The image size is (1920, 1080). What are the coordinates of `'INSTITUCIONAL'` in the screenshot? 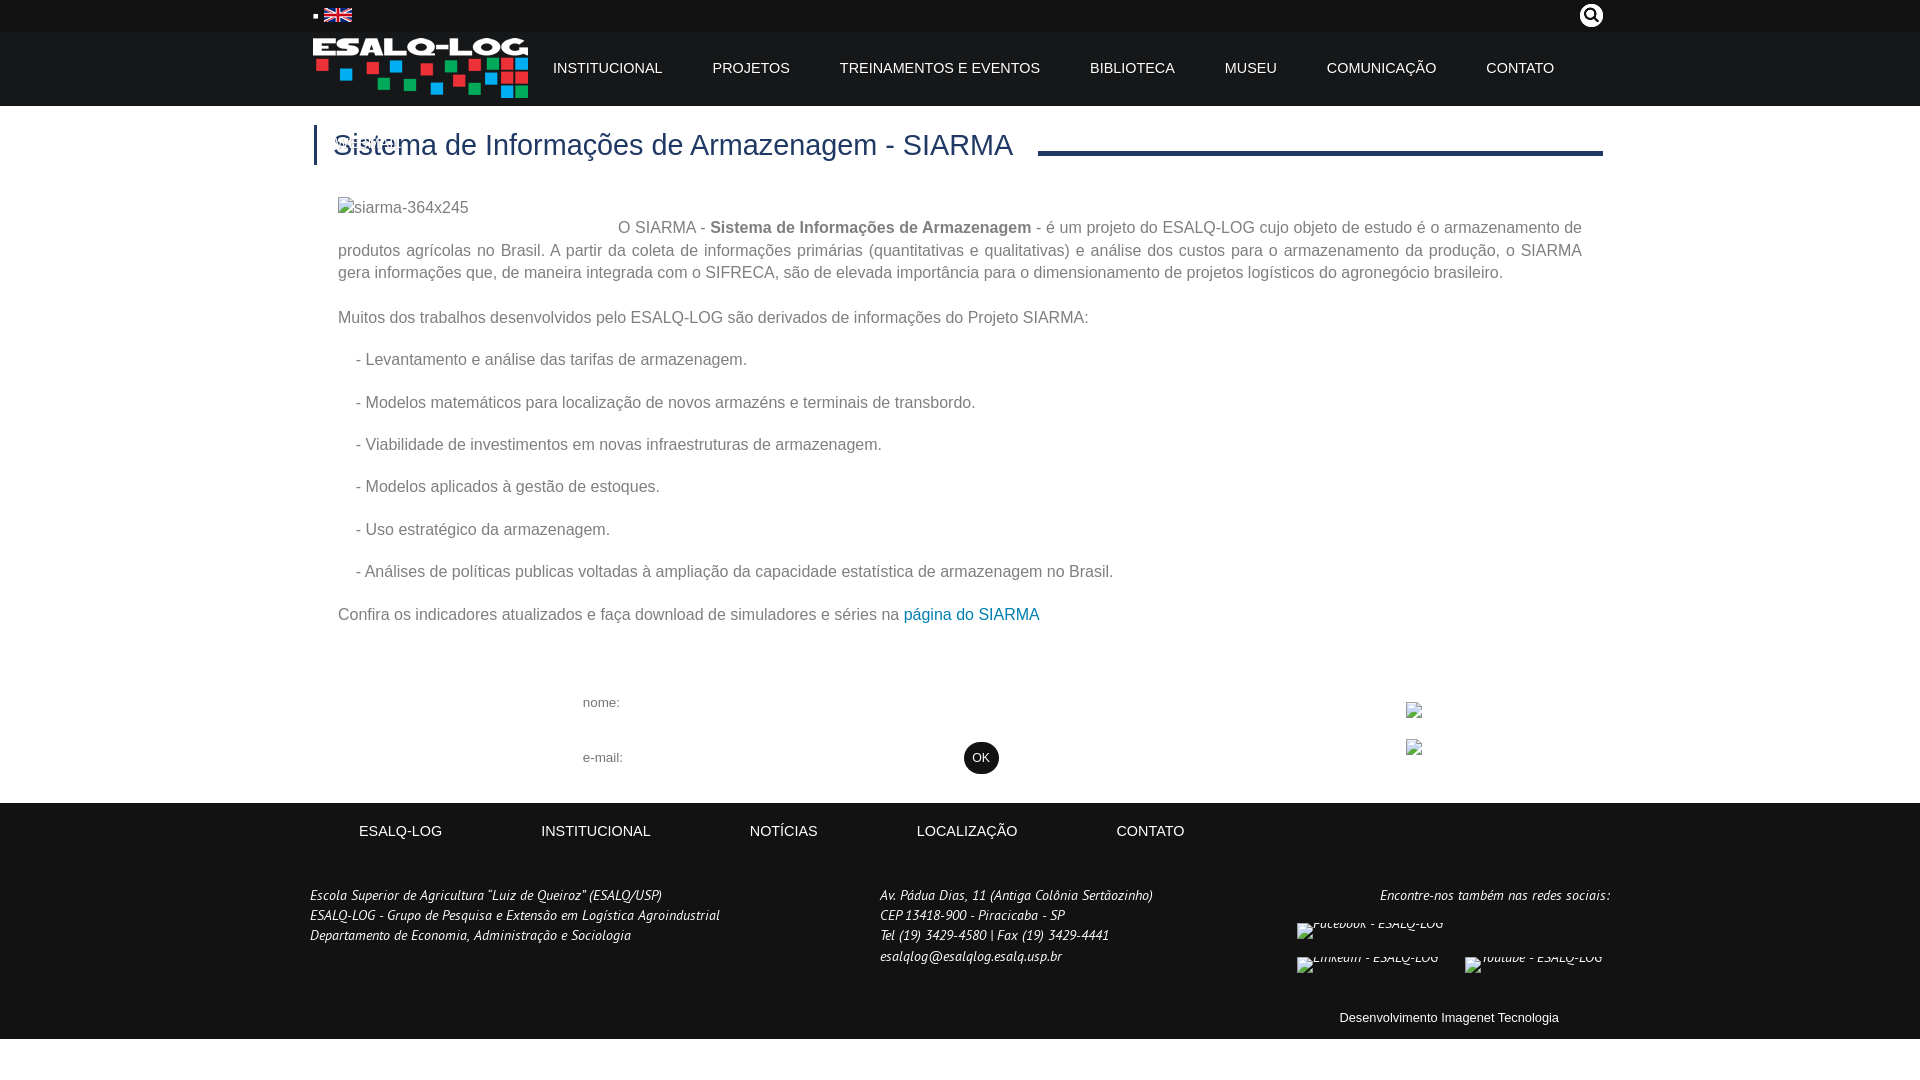 It's located at (595, 830).